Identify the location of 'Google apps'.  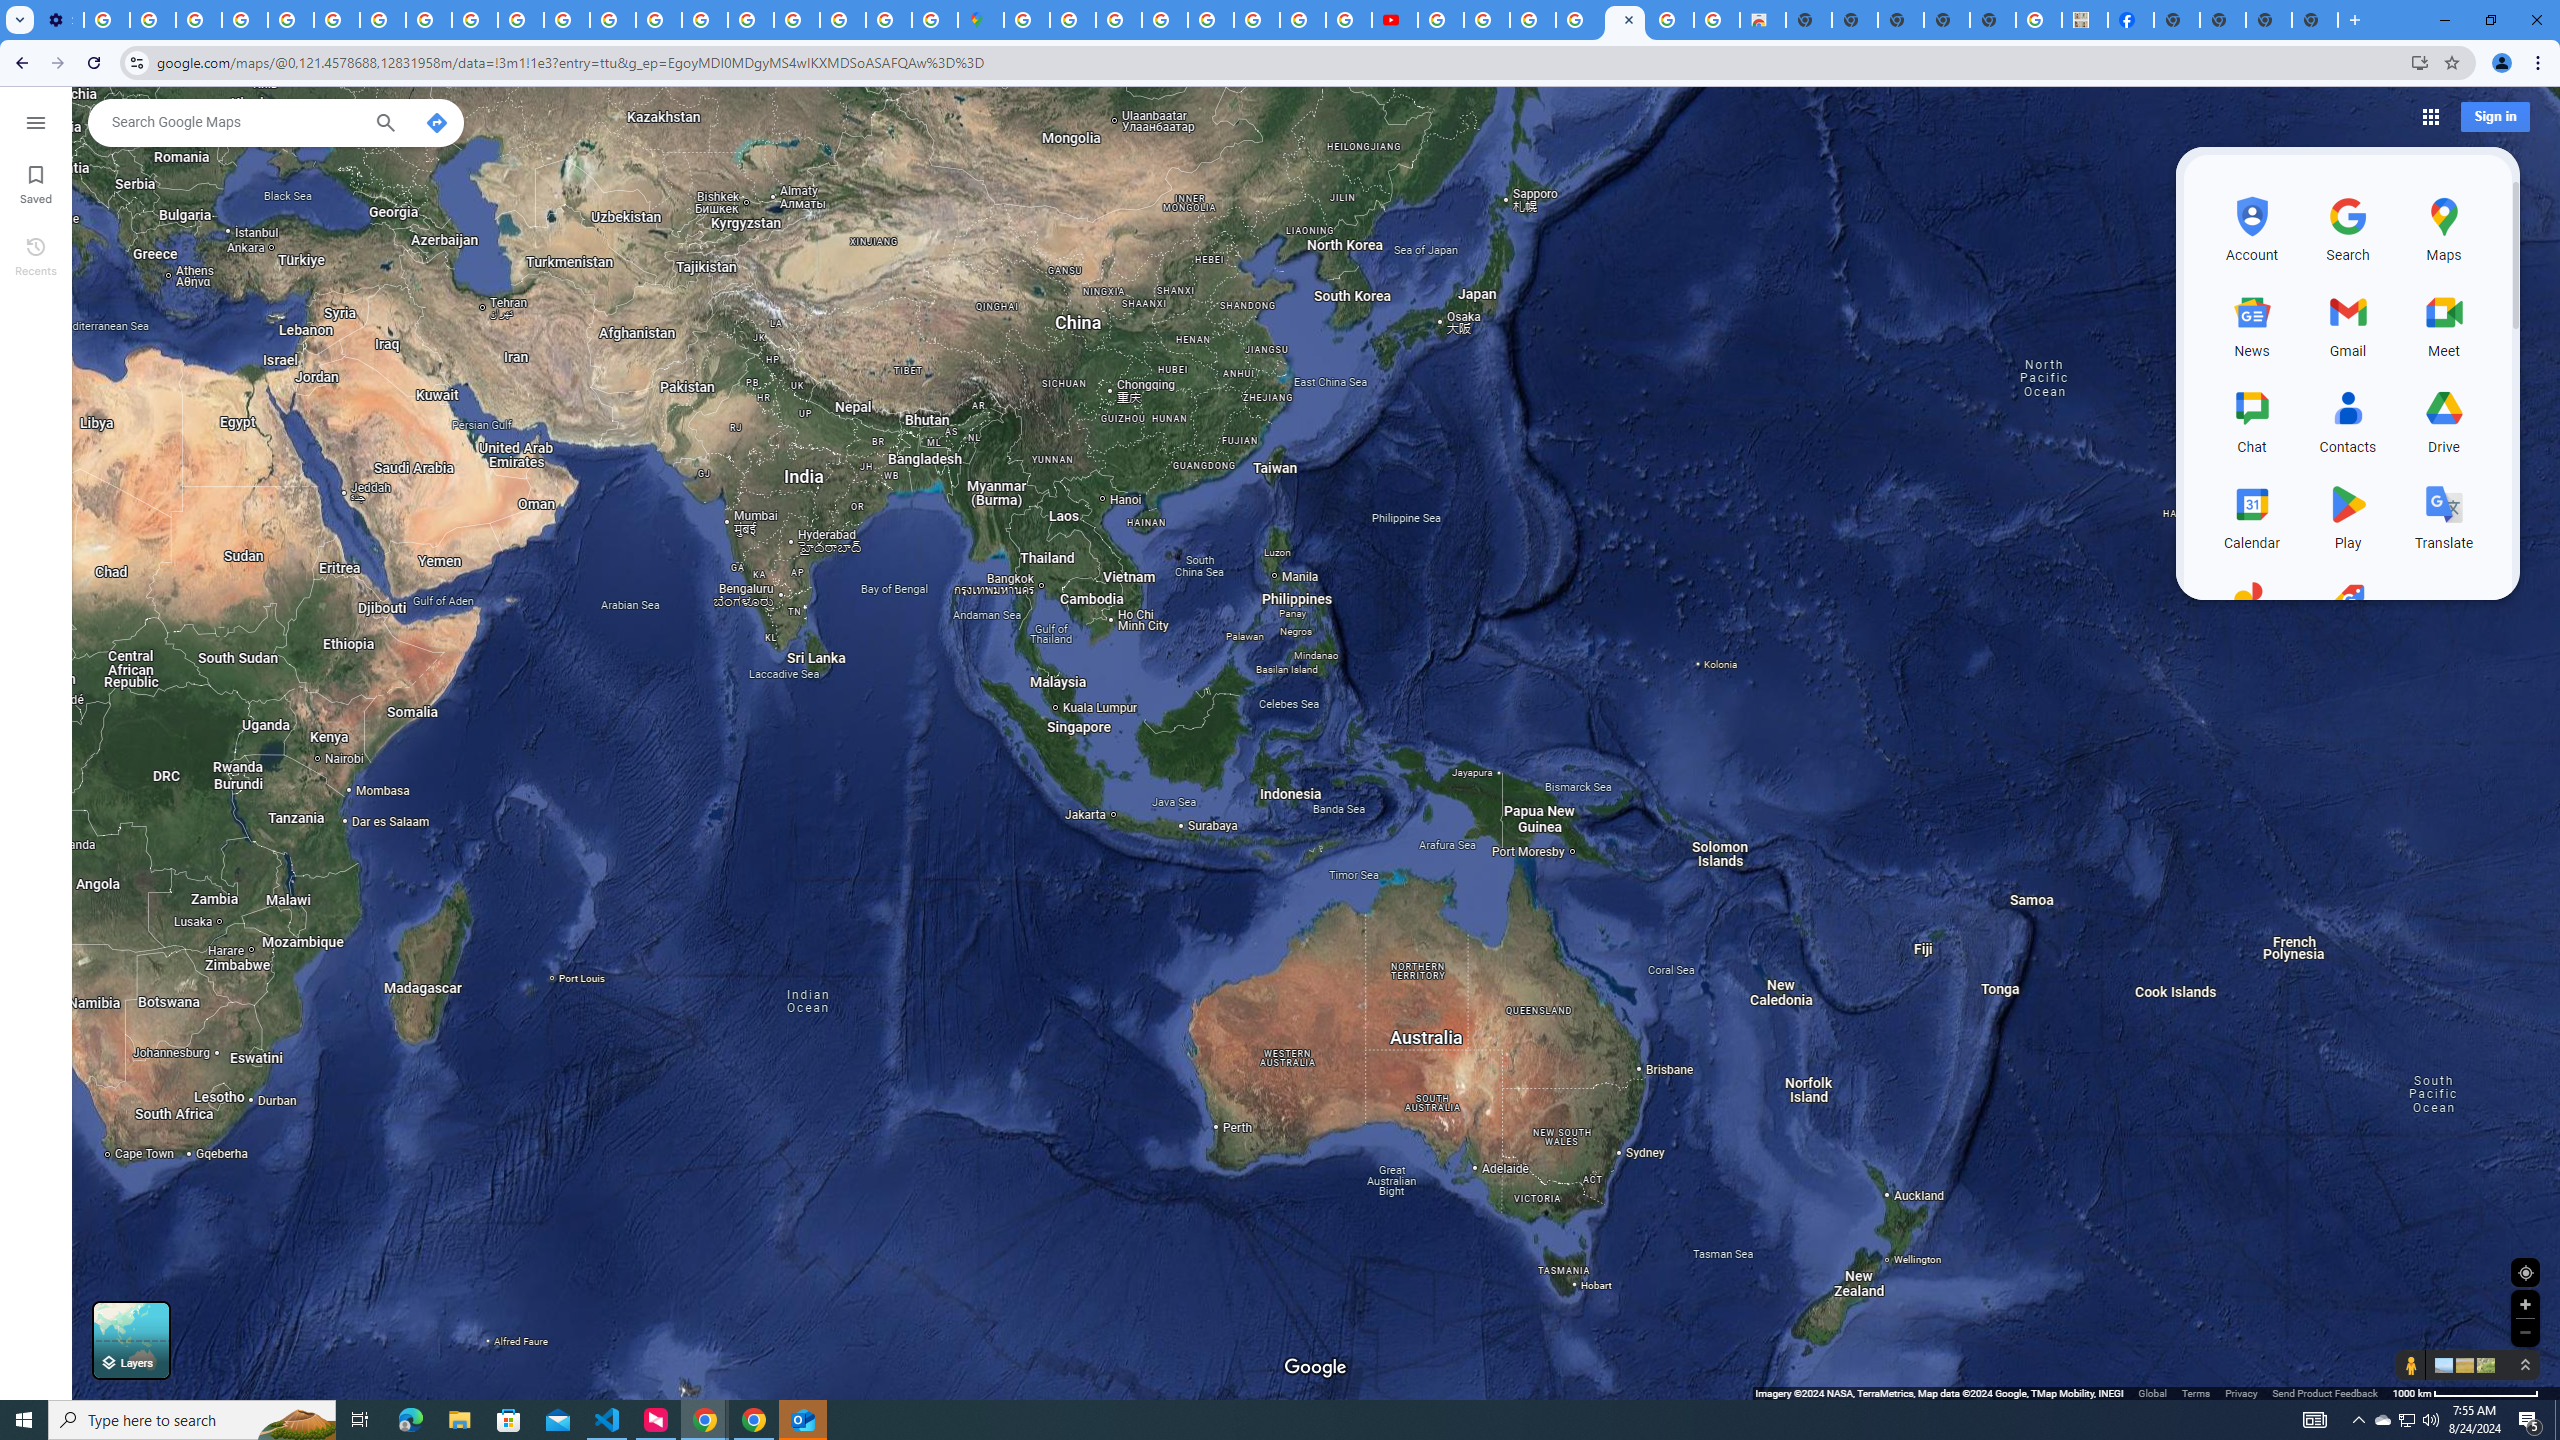
(2429, 115).